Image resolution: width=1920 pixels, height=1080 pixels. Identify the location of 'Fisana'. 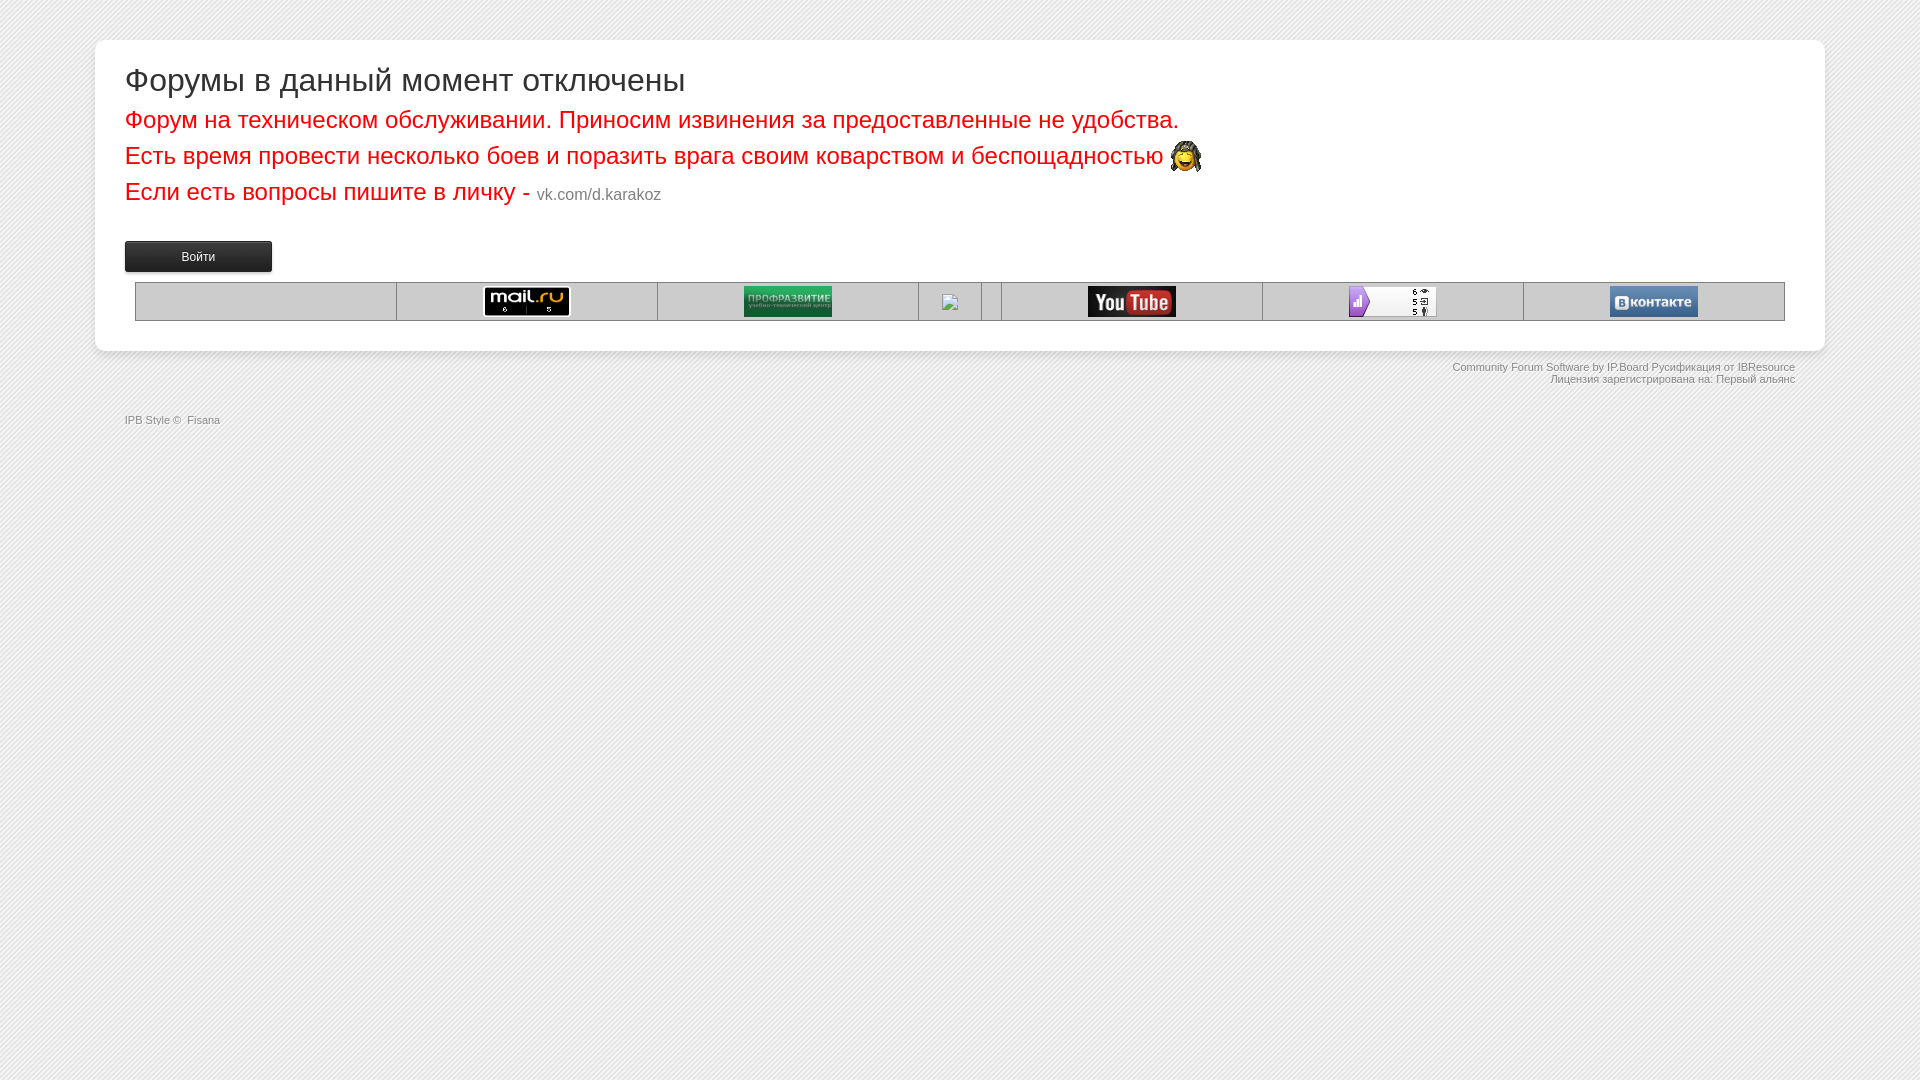
(203, 419).